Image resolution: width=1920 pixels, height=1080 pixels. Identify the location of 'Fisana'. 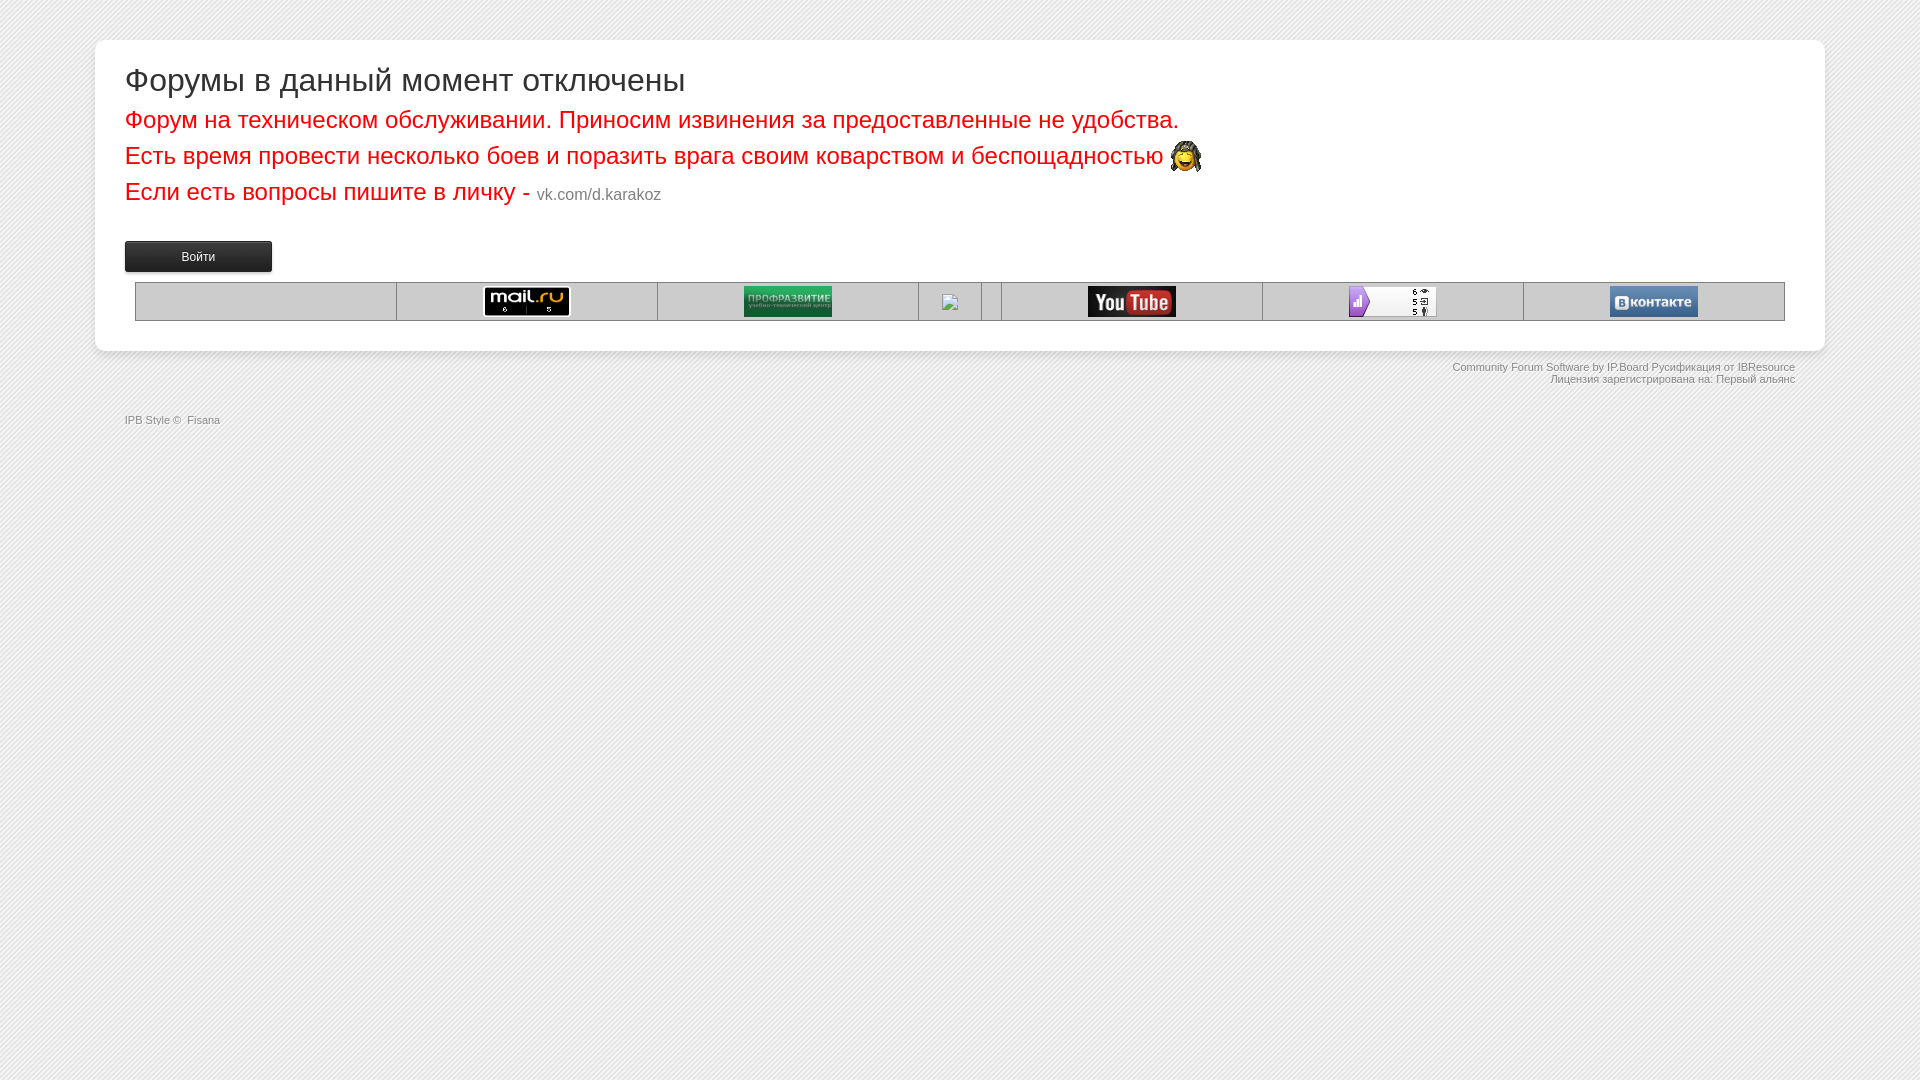
(203, 419).